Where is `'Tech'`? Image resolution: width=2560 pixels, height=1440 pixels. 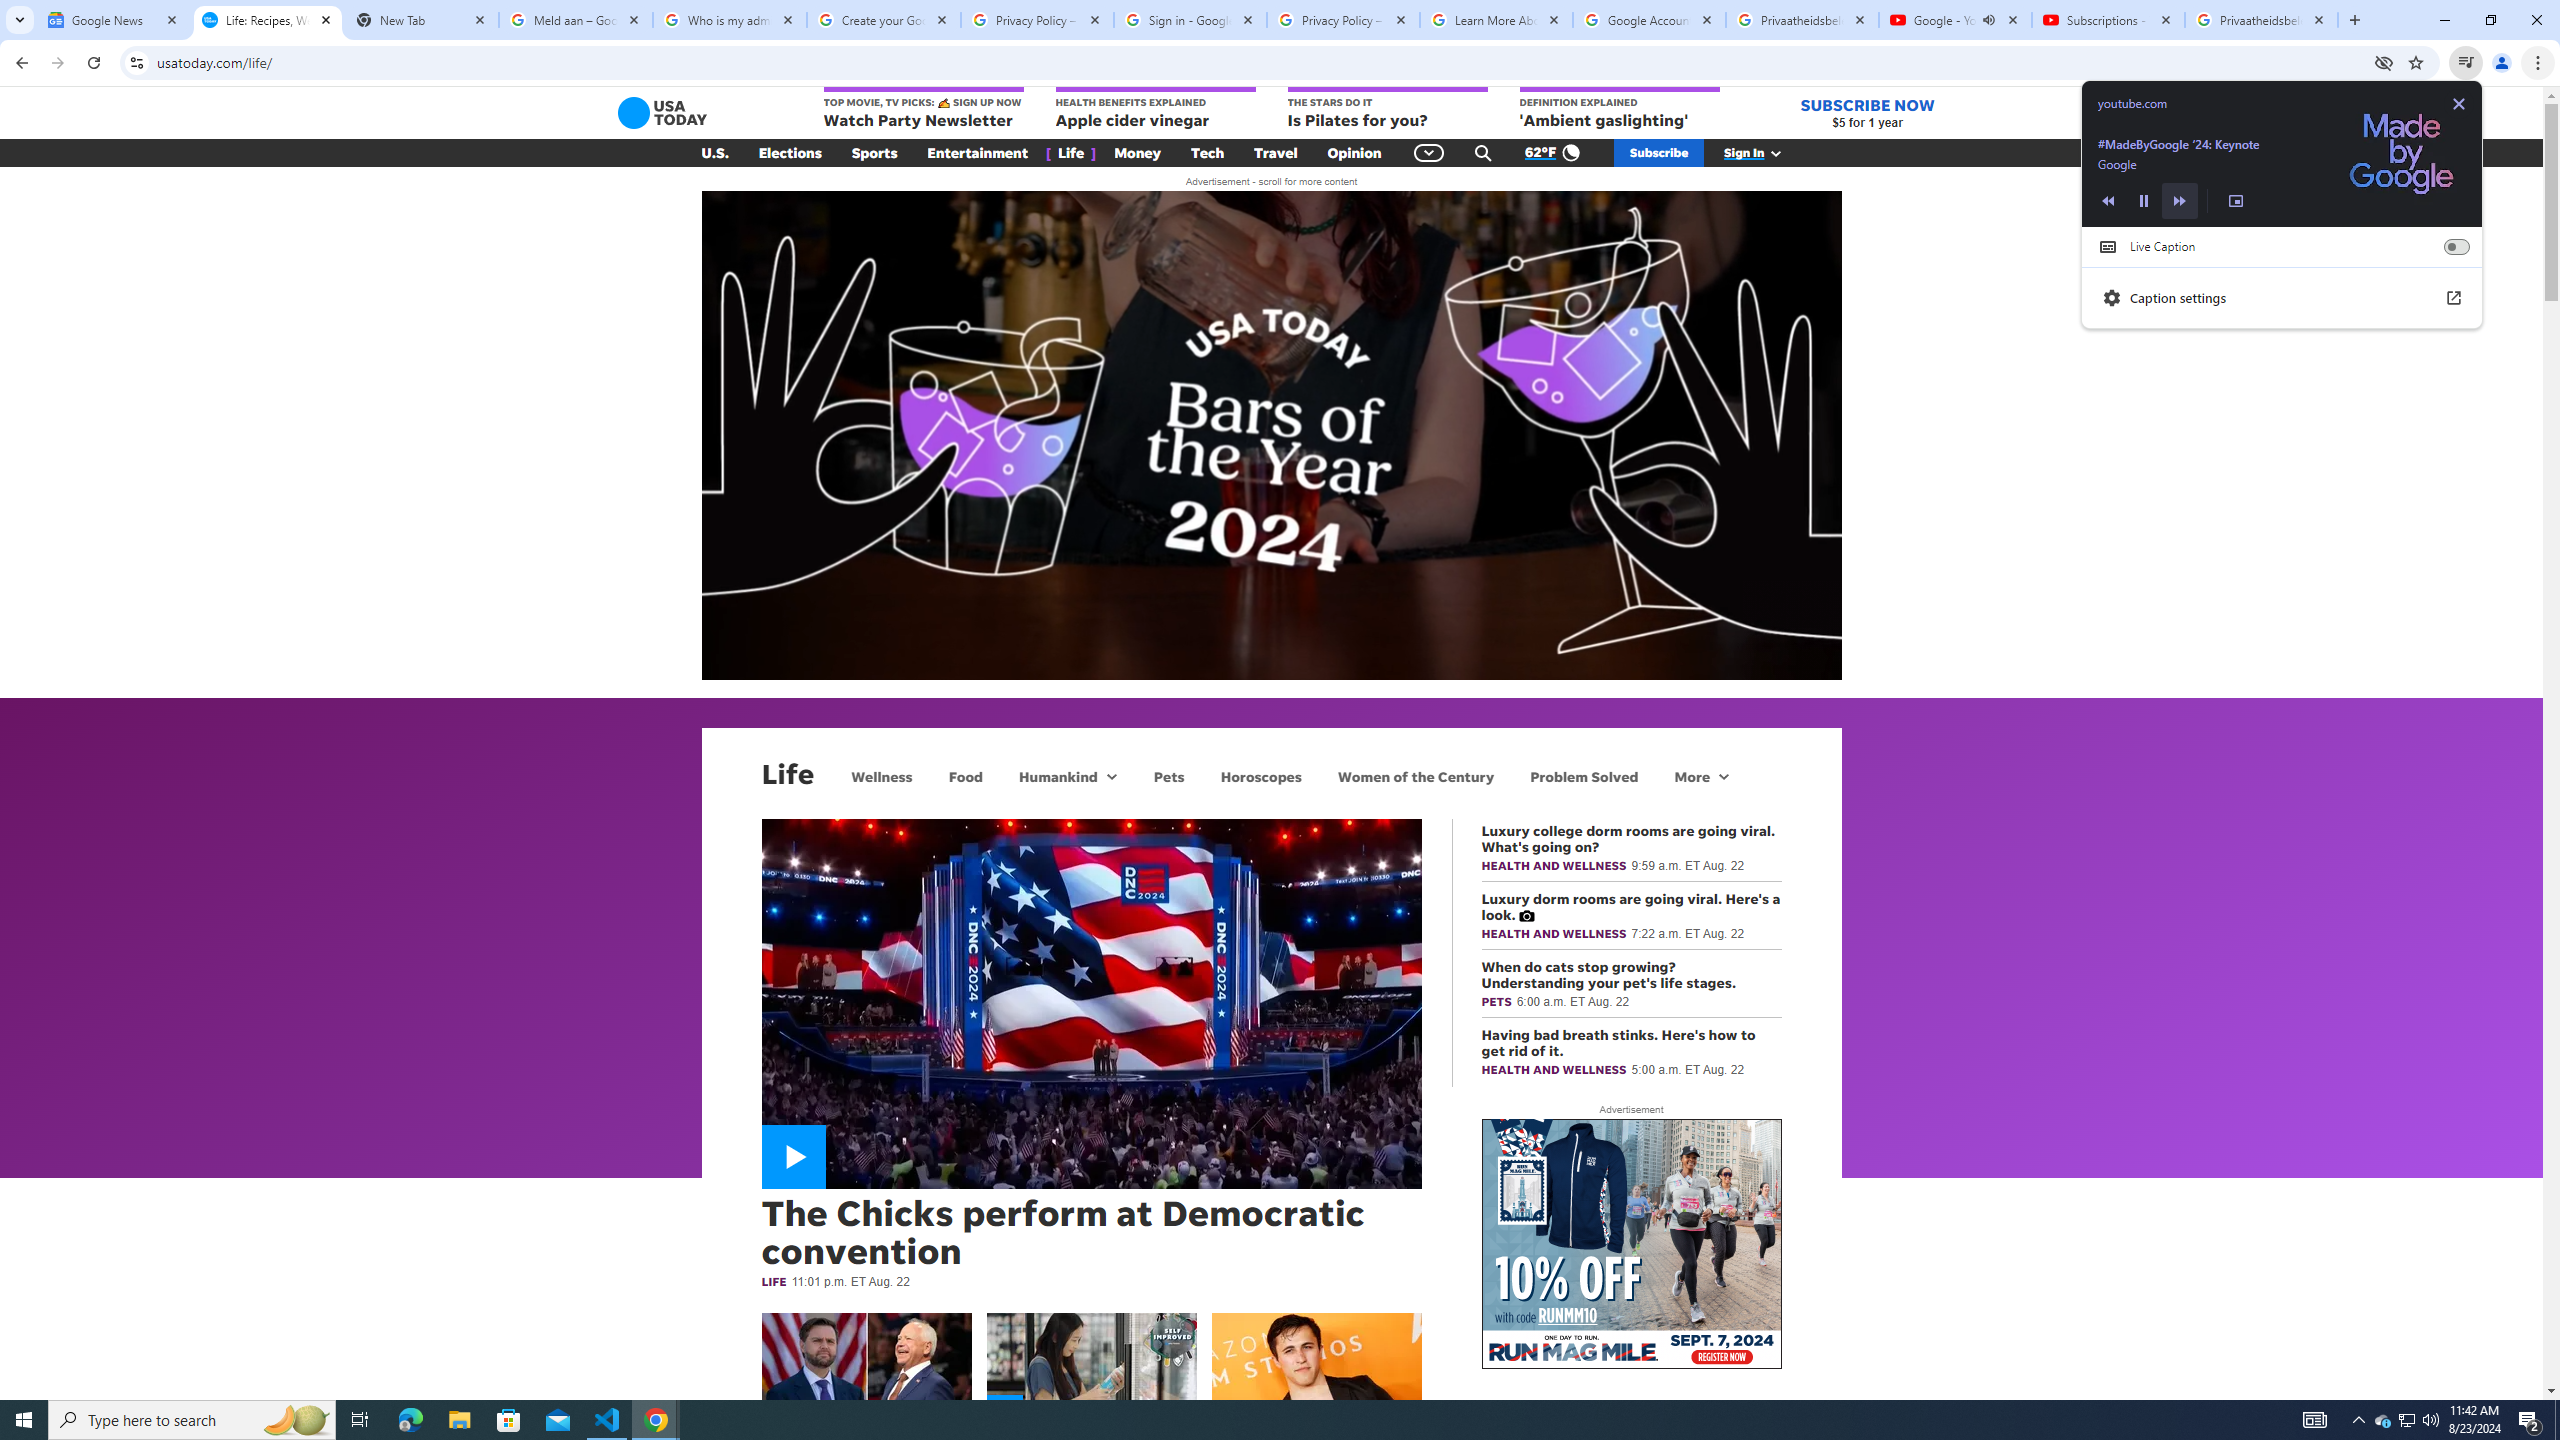 'Tech' is located at coordinates (1206, 153).